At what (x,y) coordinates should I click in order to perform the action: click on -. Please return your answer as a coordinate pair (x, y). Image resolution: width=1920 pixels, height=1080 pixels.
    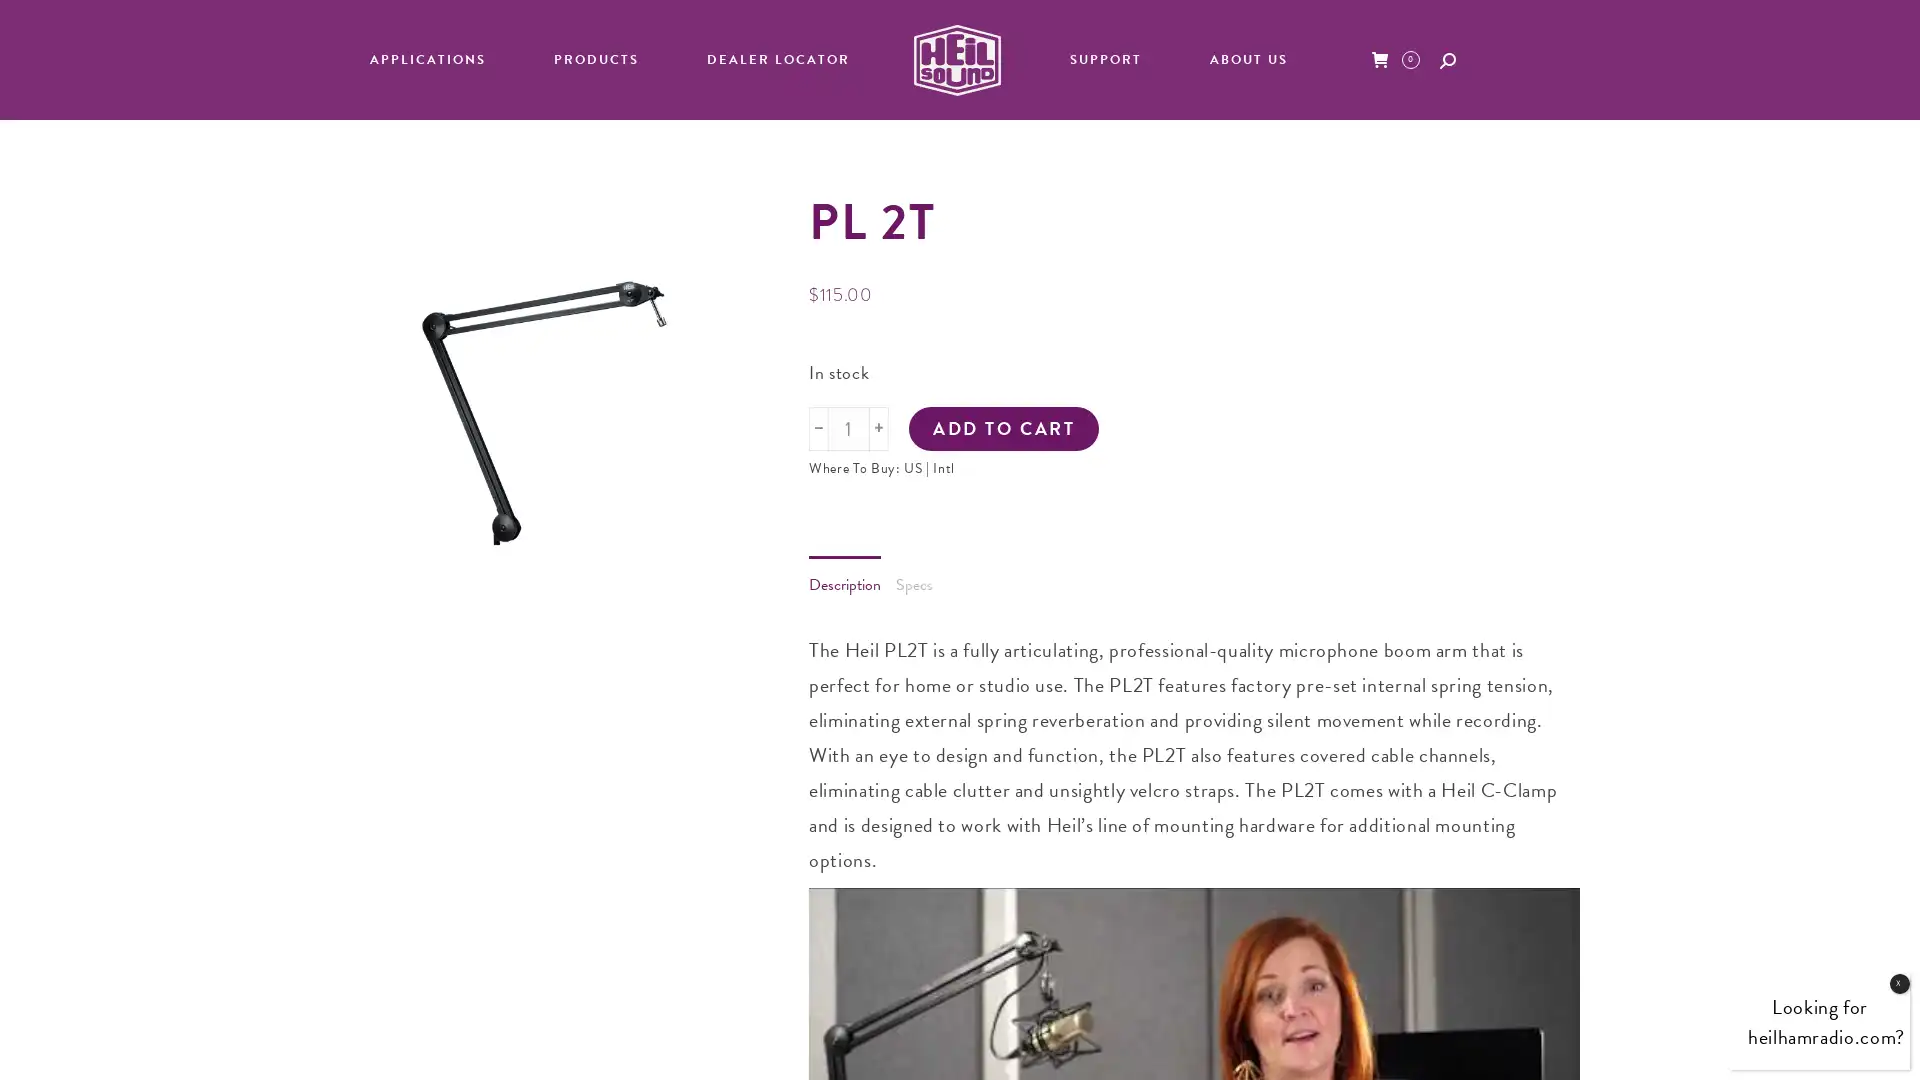
    Looking at the image, I should click on (819, 427).